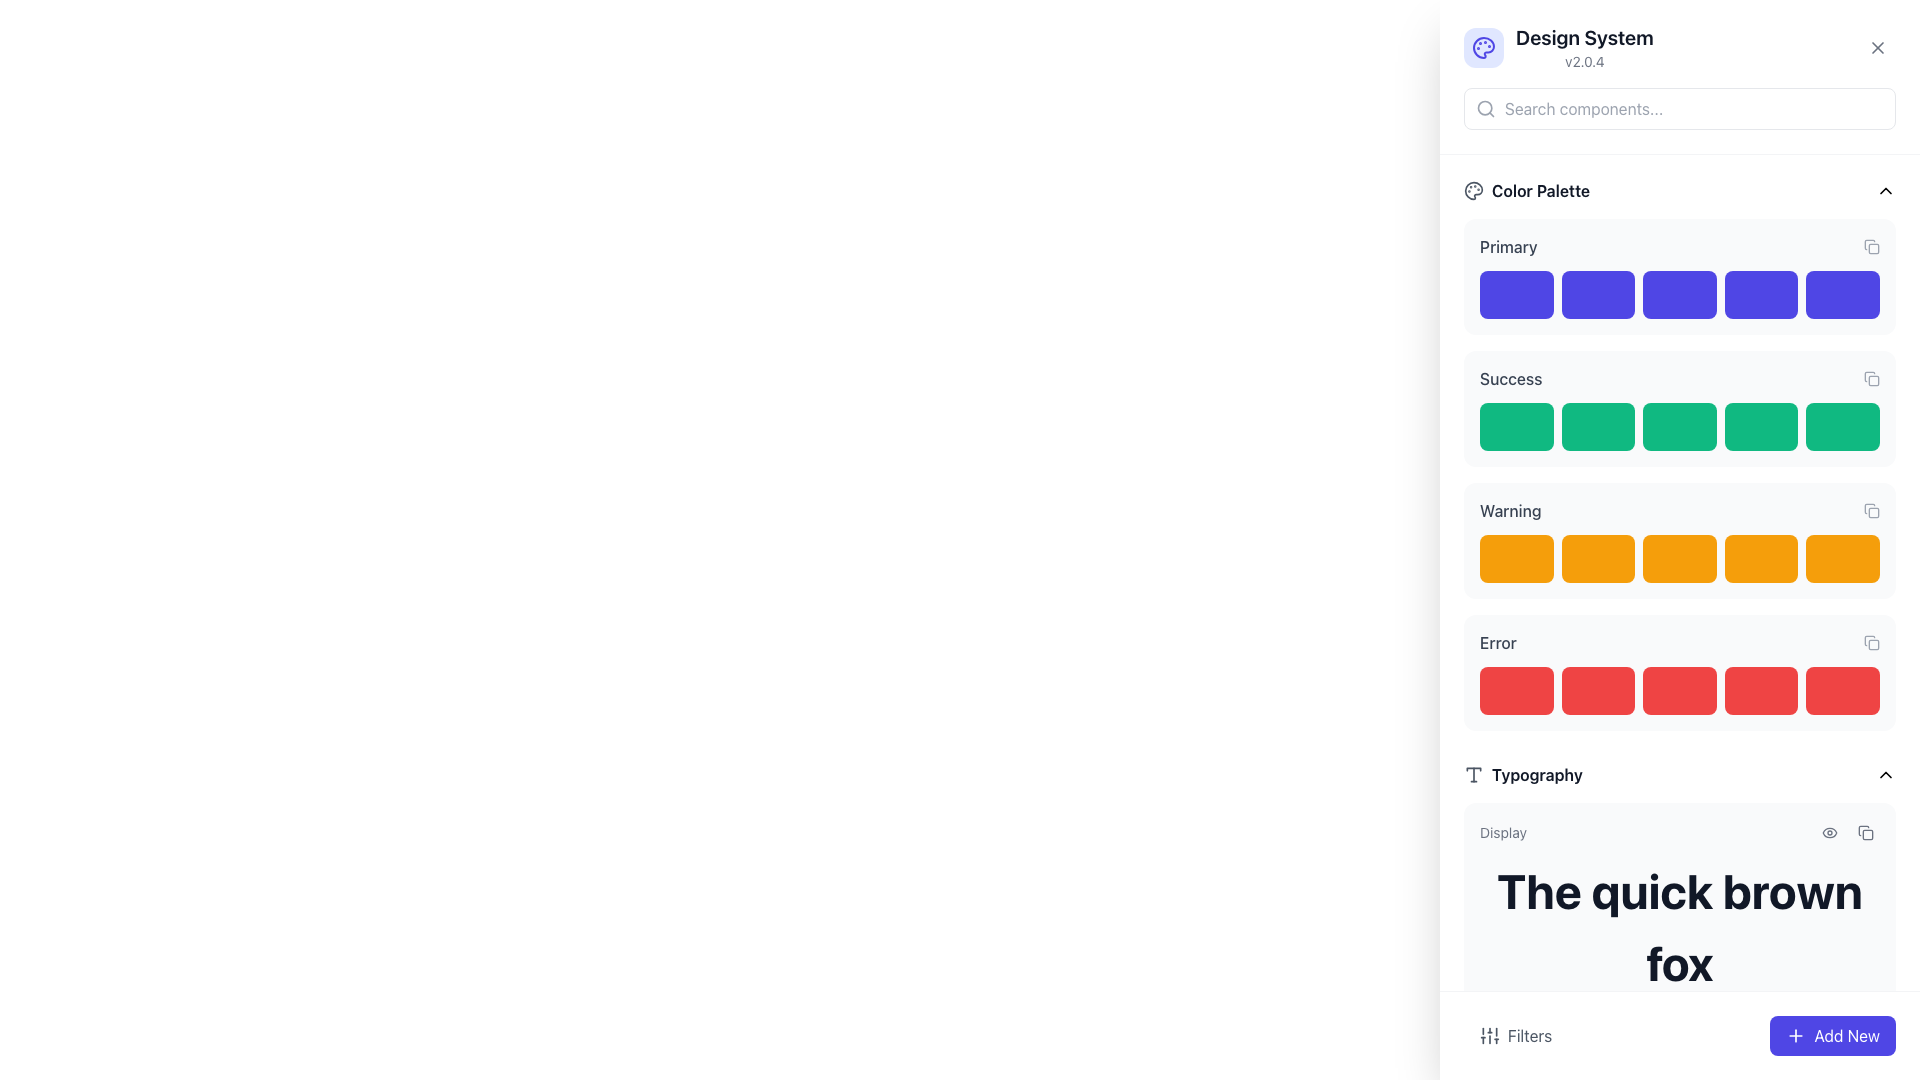  I want to click on the small plus icon embedded within the blue 'Add New' button located in the bottom-right corner of the interface, so click(1796, 1035).